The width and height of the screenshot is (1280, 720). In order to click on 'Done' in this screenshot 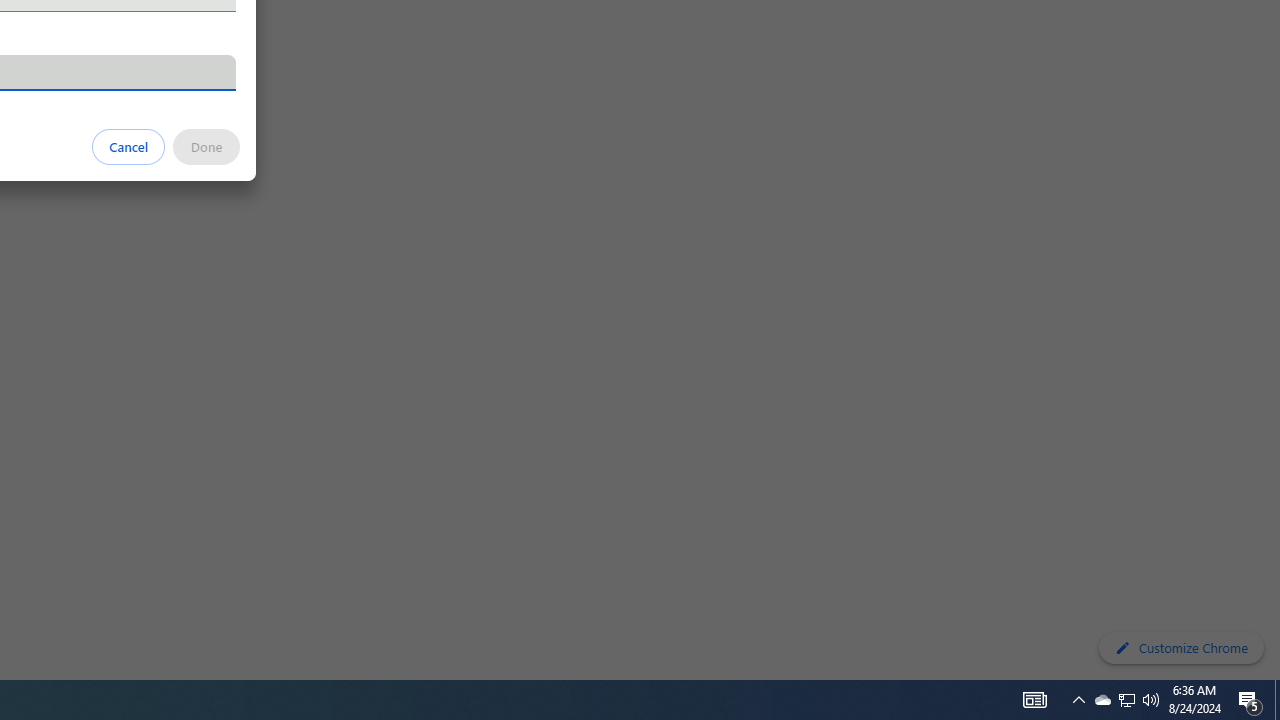, I will do `click(206, 145)`.